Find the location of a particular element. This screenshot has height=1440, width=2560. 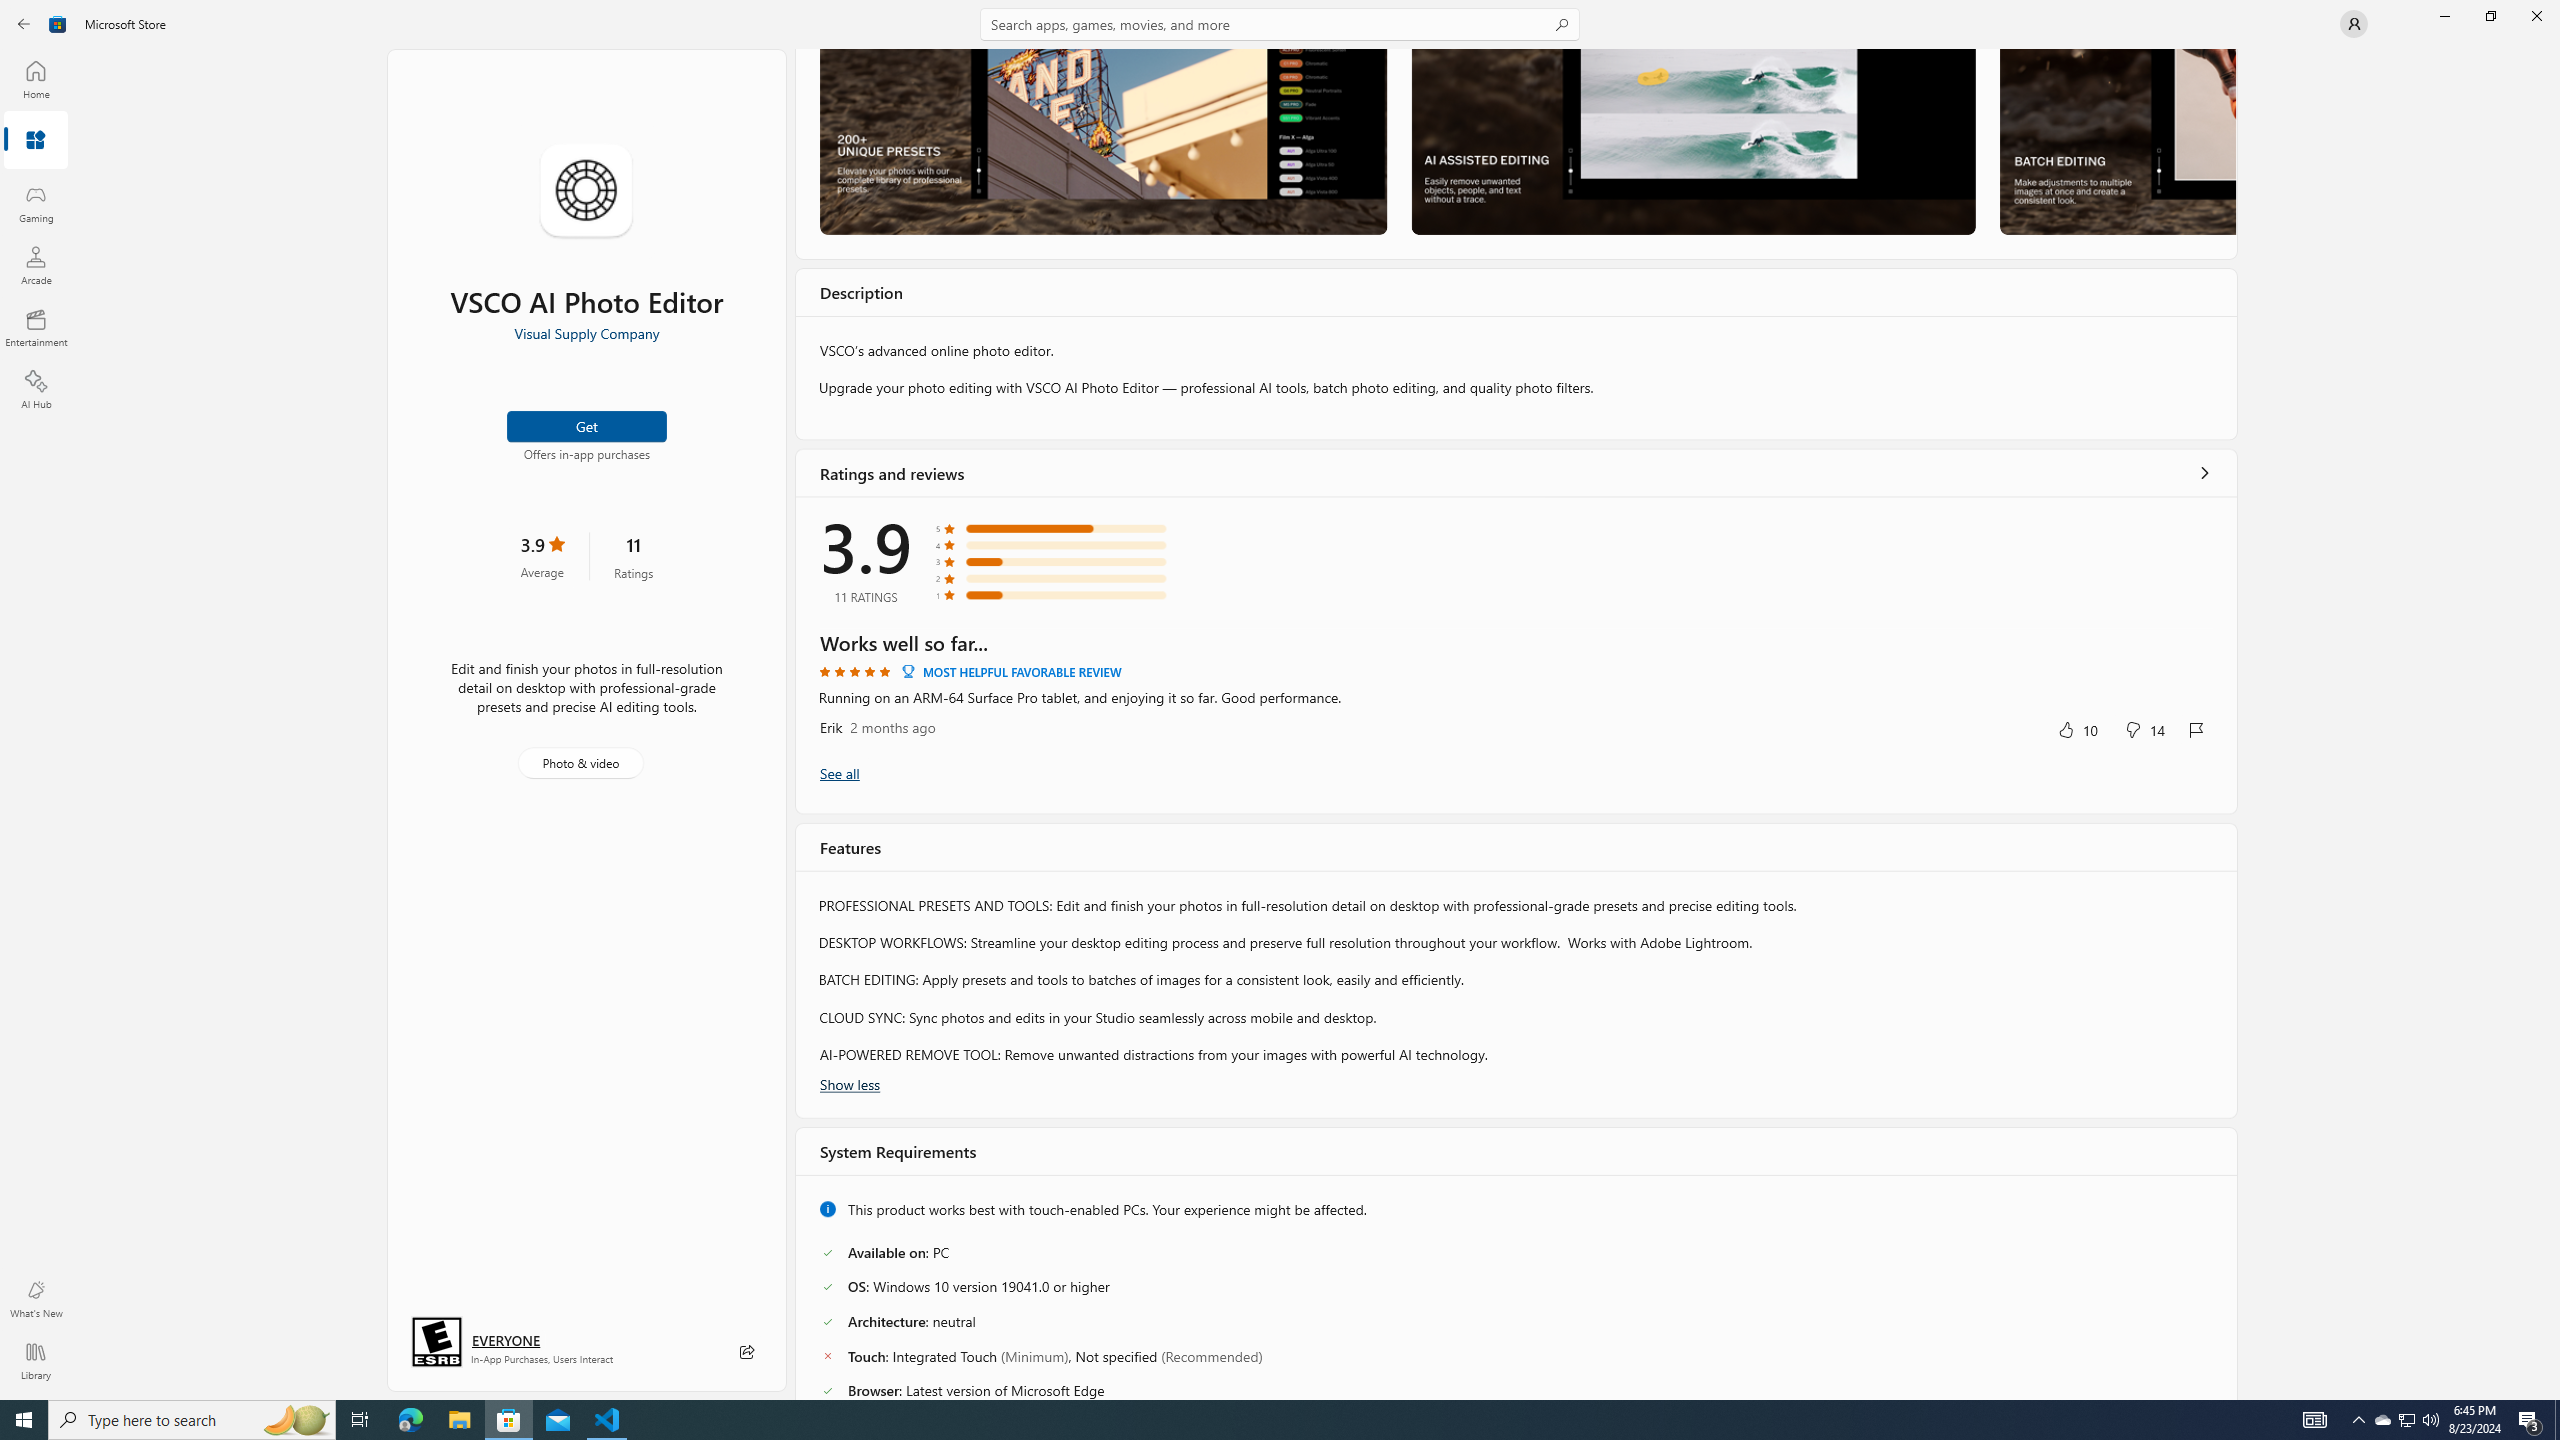

'Show less' is located at coordinates (848, 1083).